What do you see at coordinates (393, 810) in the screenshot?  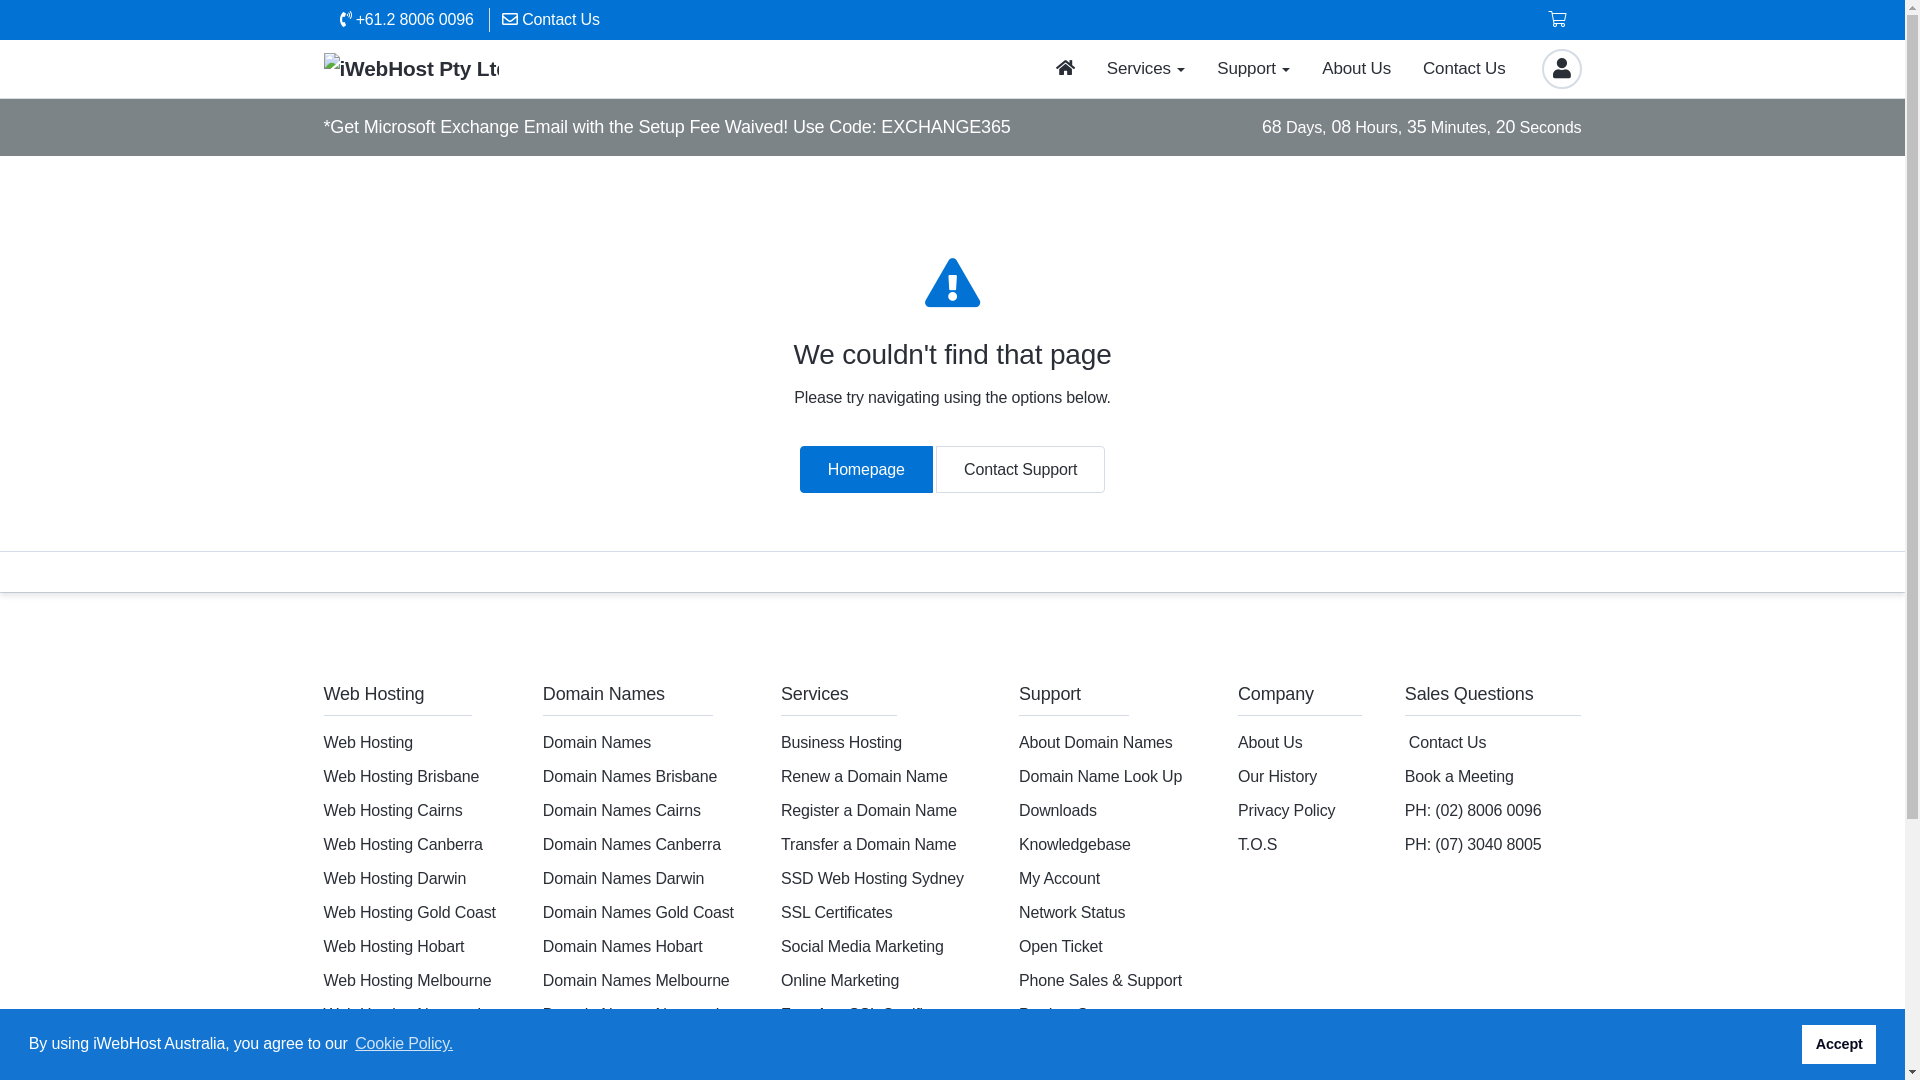 I see `'Web Hosting Cairns'` at bounding box center [393, 810].